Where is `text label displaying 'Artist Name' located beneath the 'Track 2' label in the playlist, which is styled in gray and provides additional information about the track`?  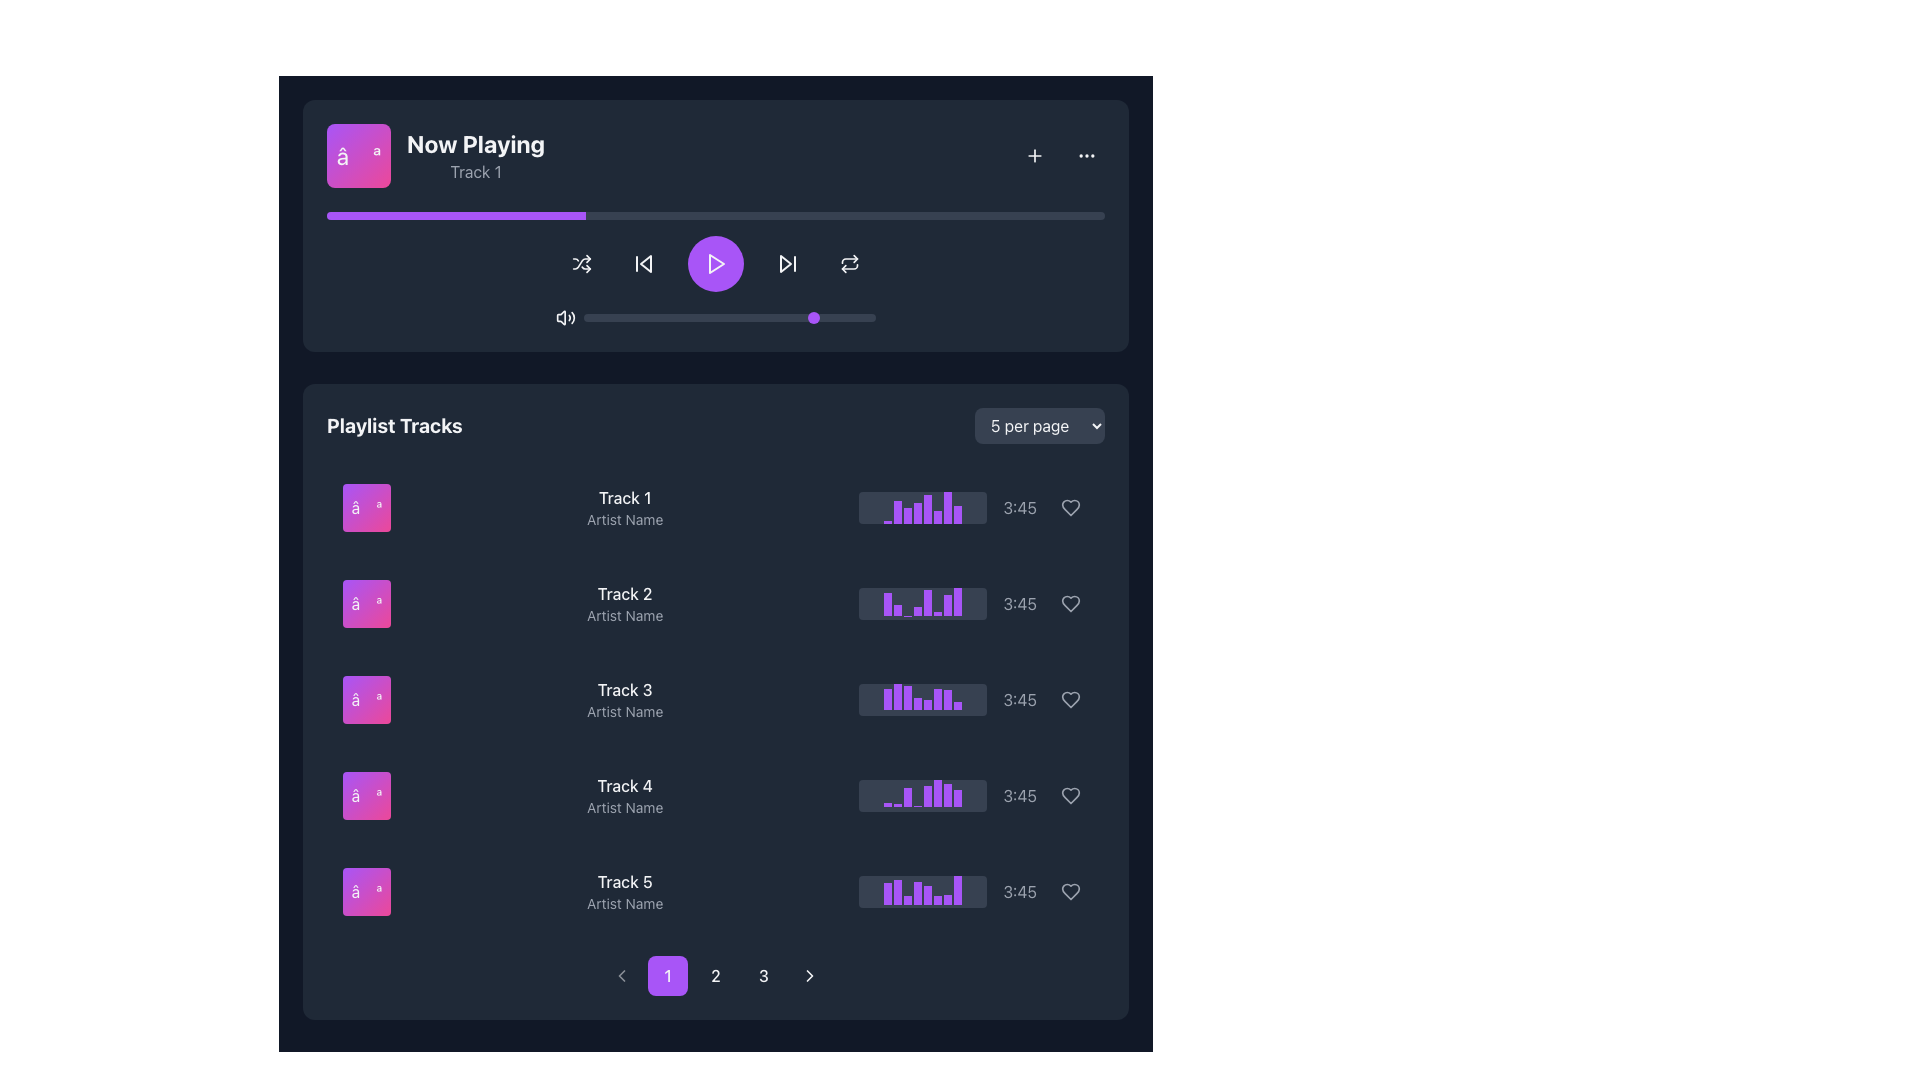 text label displaying 'Artist Name' located beneath the 'Track 2' label in the playlist, which is styled in gray and provides additional information about the track is located at coordinates (624, 615).